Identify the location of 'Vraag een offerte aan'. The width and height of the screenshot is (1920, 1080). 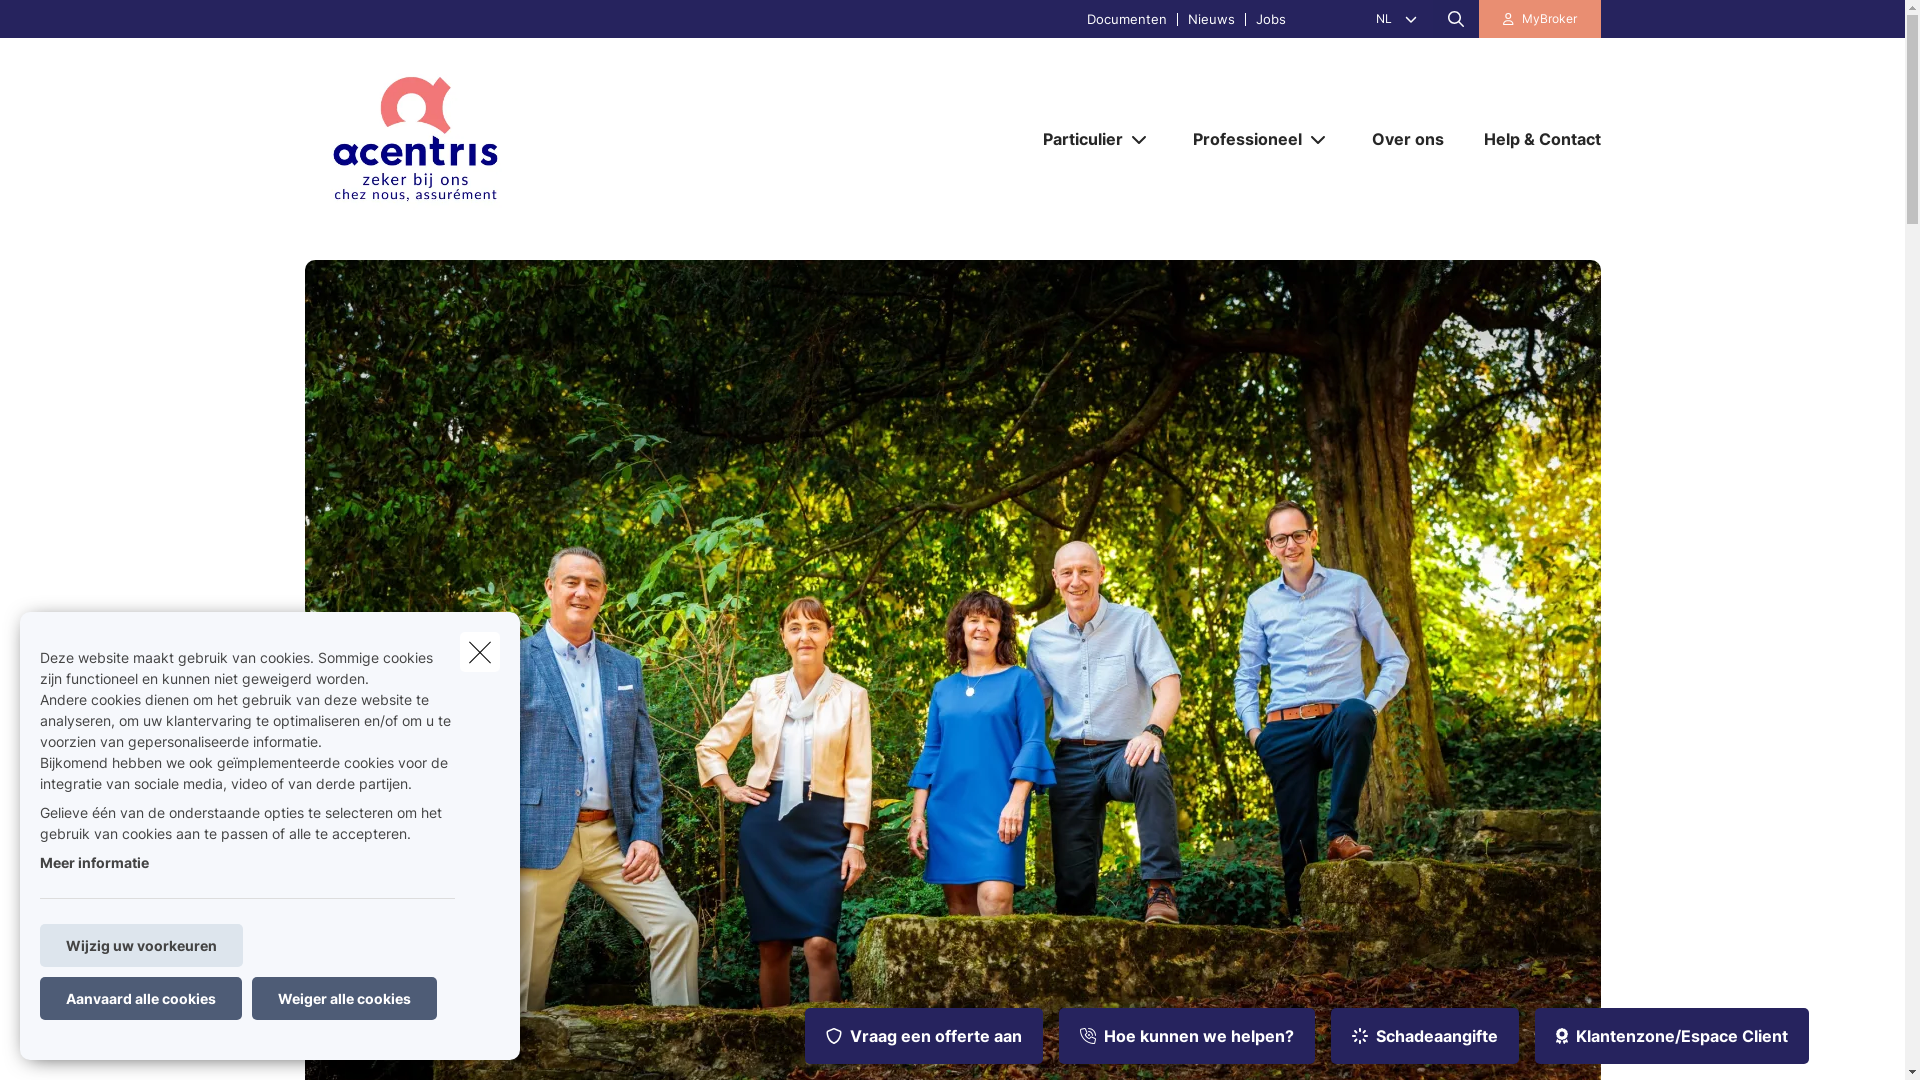
(922, 1035).